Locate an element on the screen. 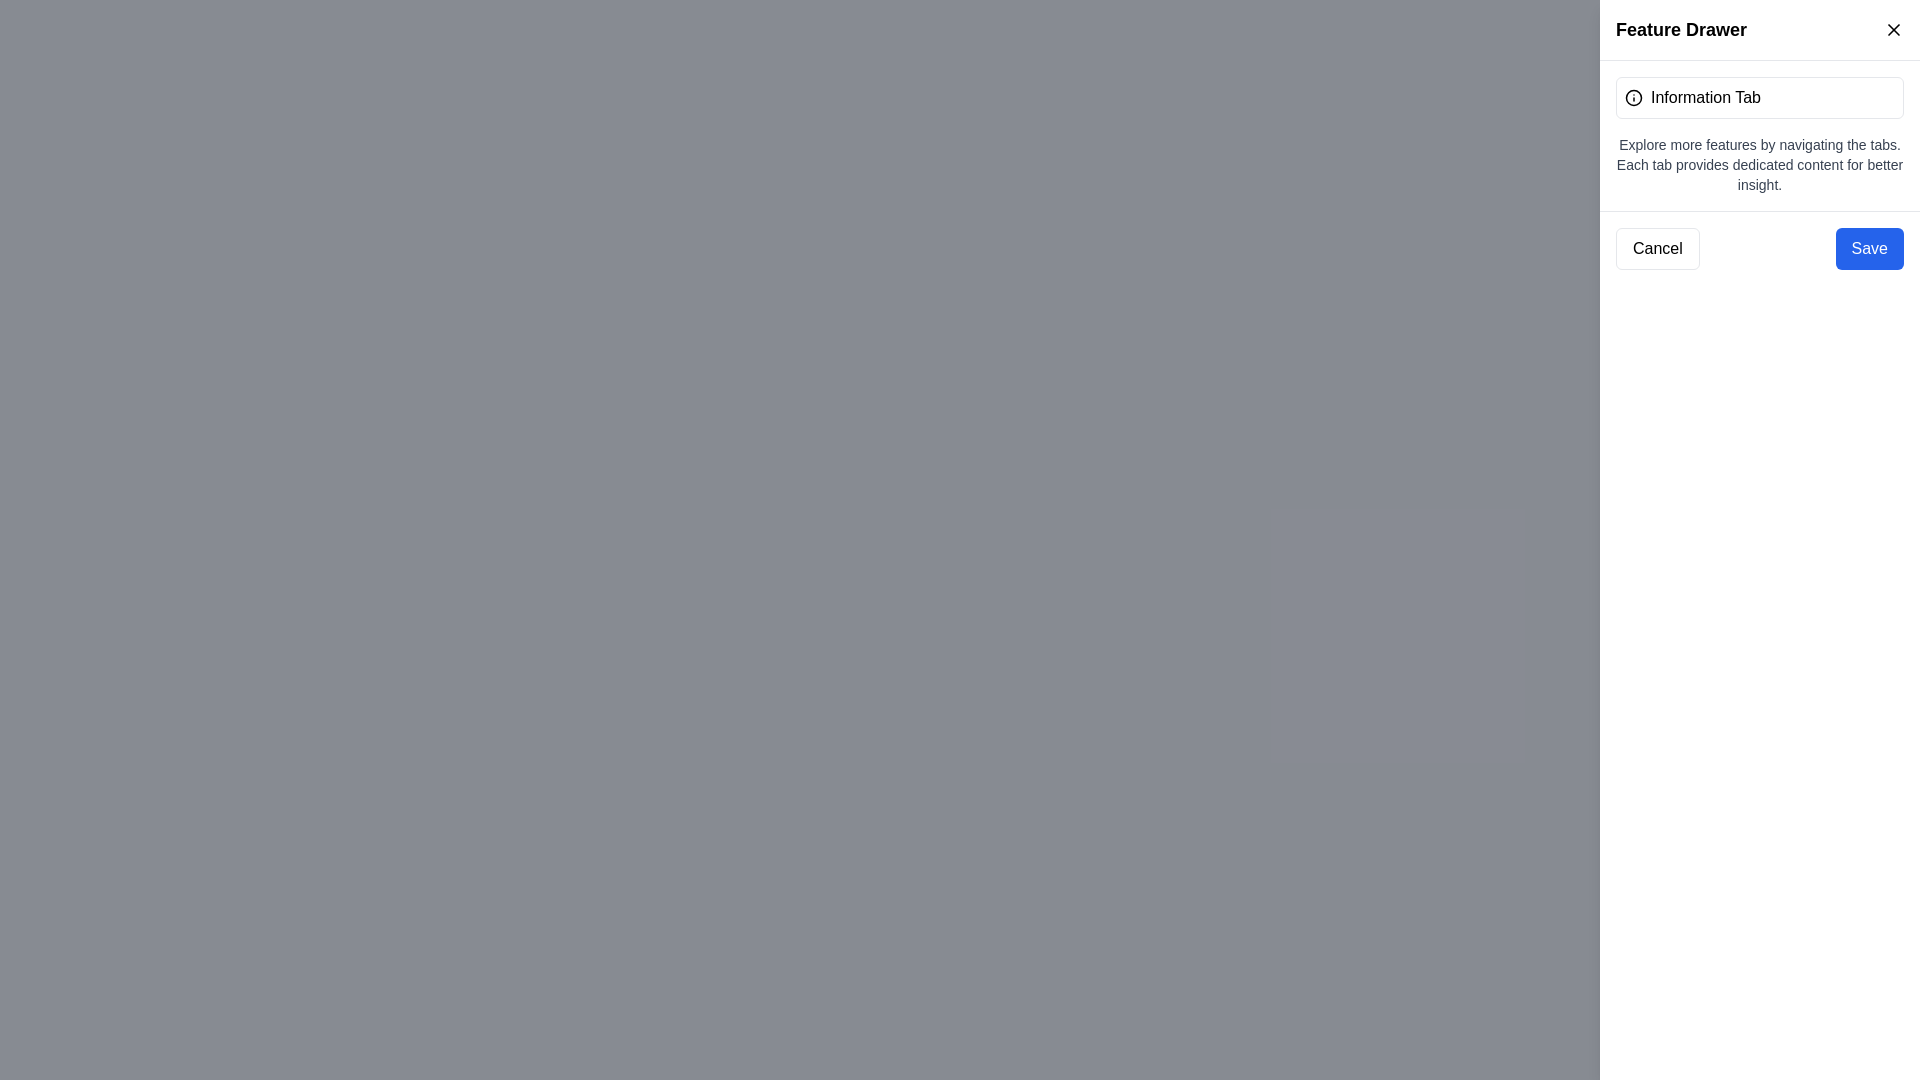 The height and width of the screenshot is (1080, 1920). the close button located in the top-right corner of the 'Feature Drawer' panel is located at coordinates (1893, 30).